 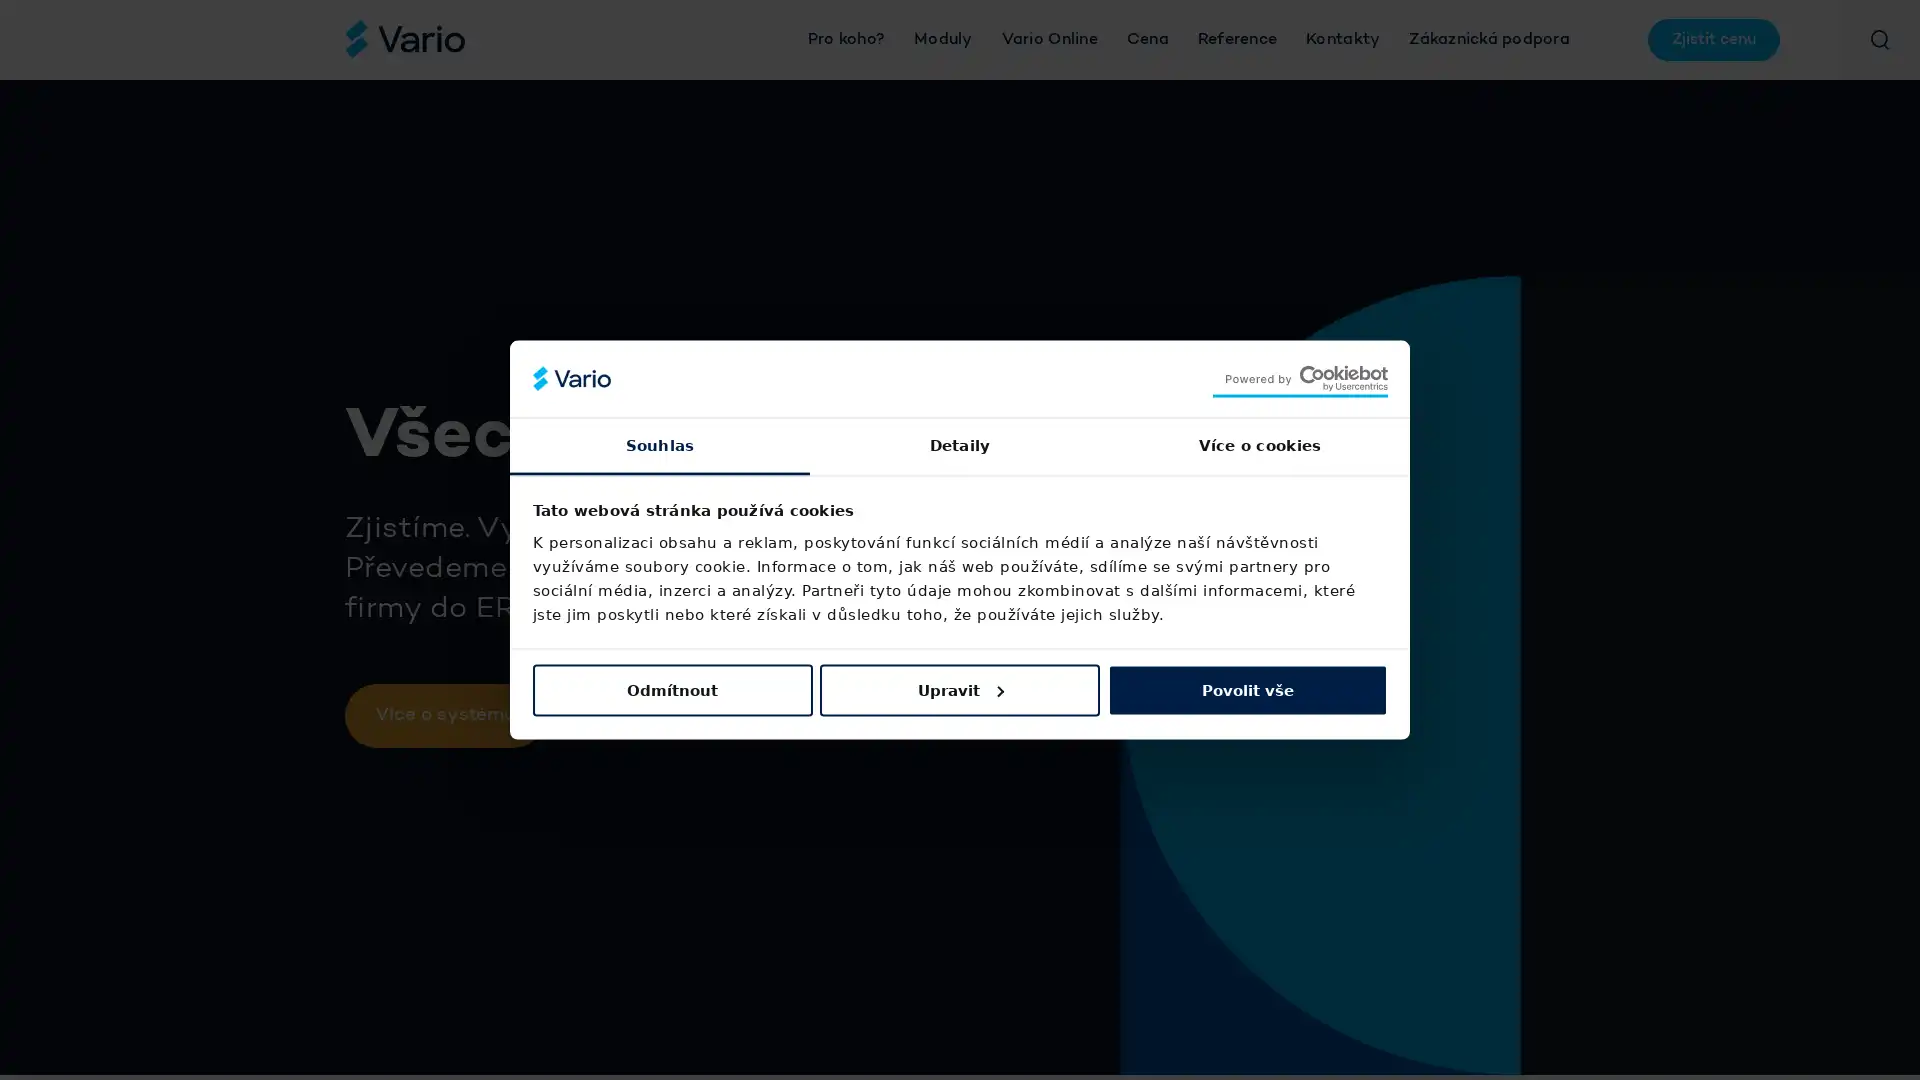 I want to click on Povolit vse, so click(x=1246, y=689).